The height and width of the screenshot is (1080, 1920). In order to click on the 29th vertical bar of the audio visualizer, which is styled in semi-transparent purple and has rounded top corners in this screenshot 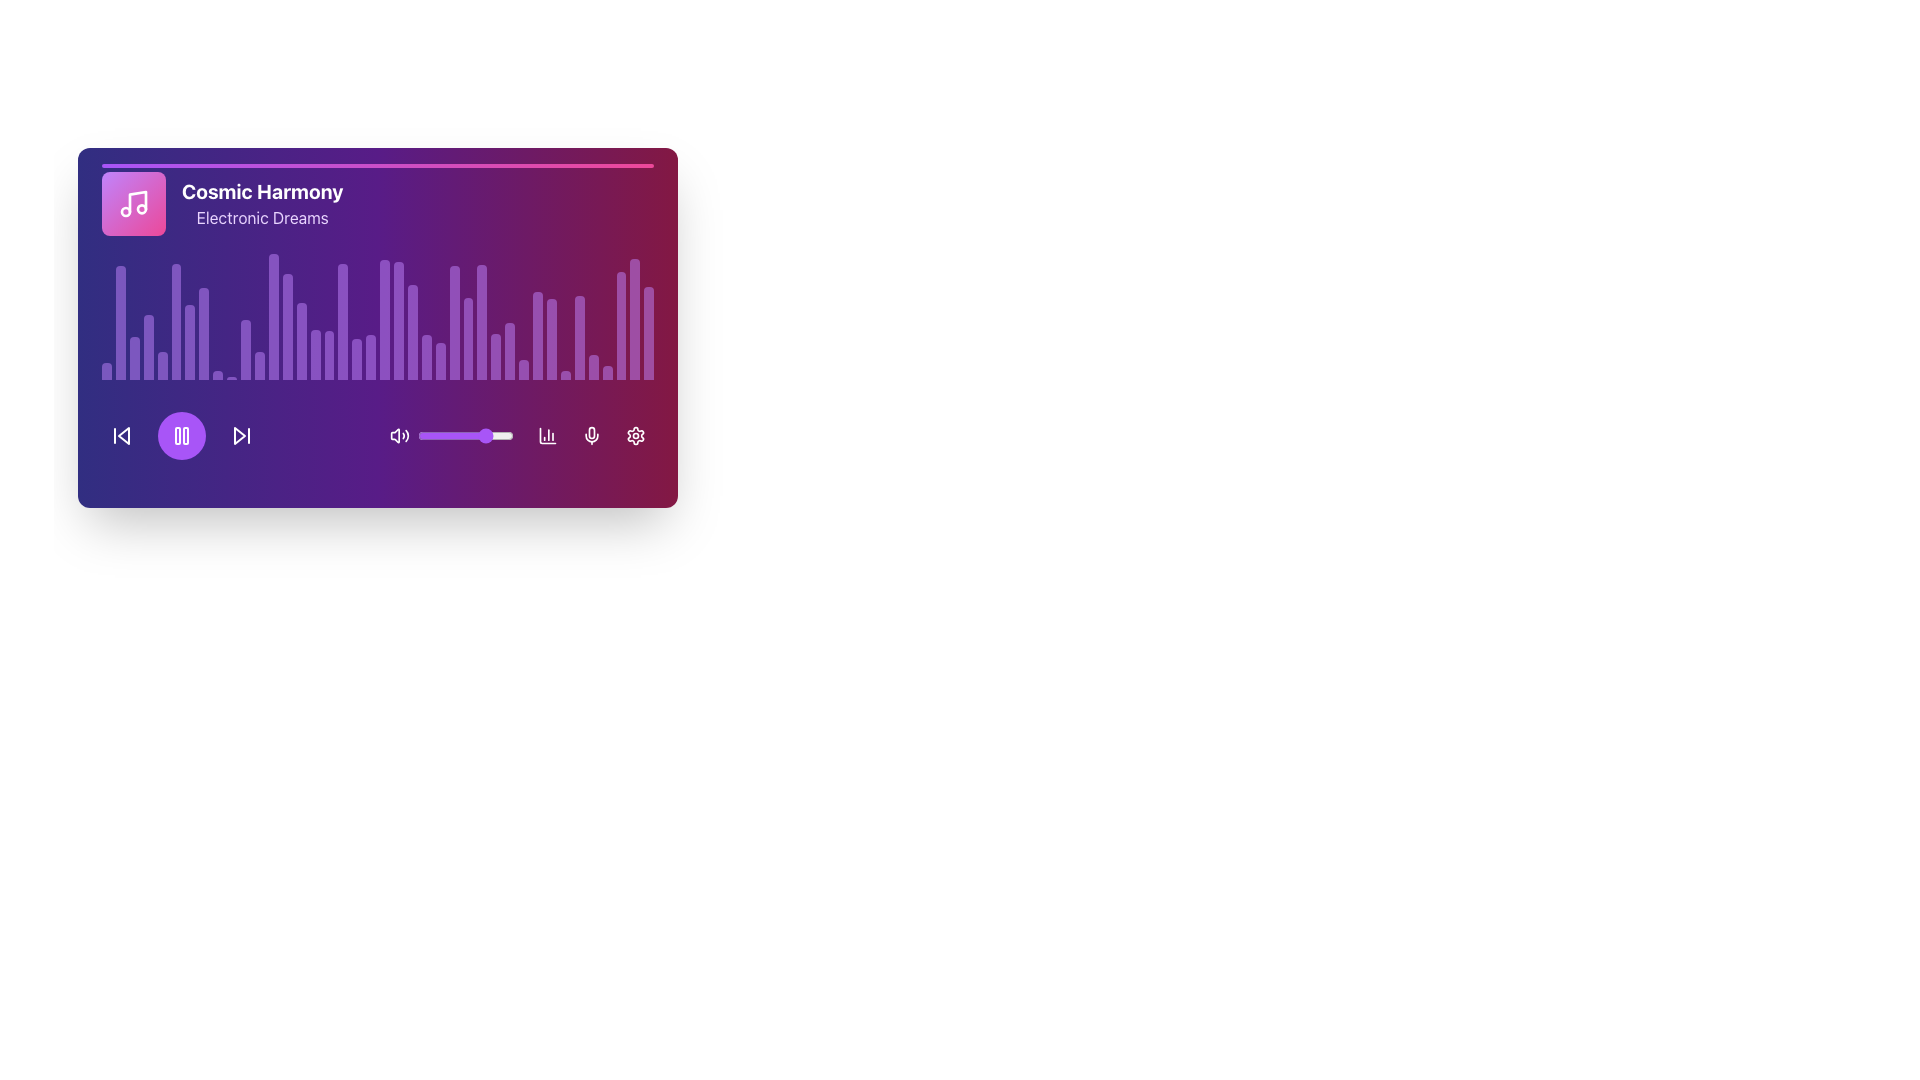, I will do `click(537, 334)`.